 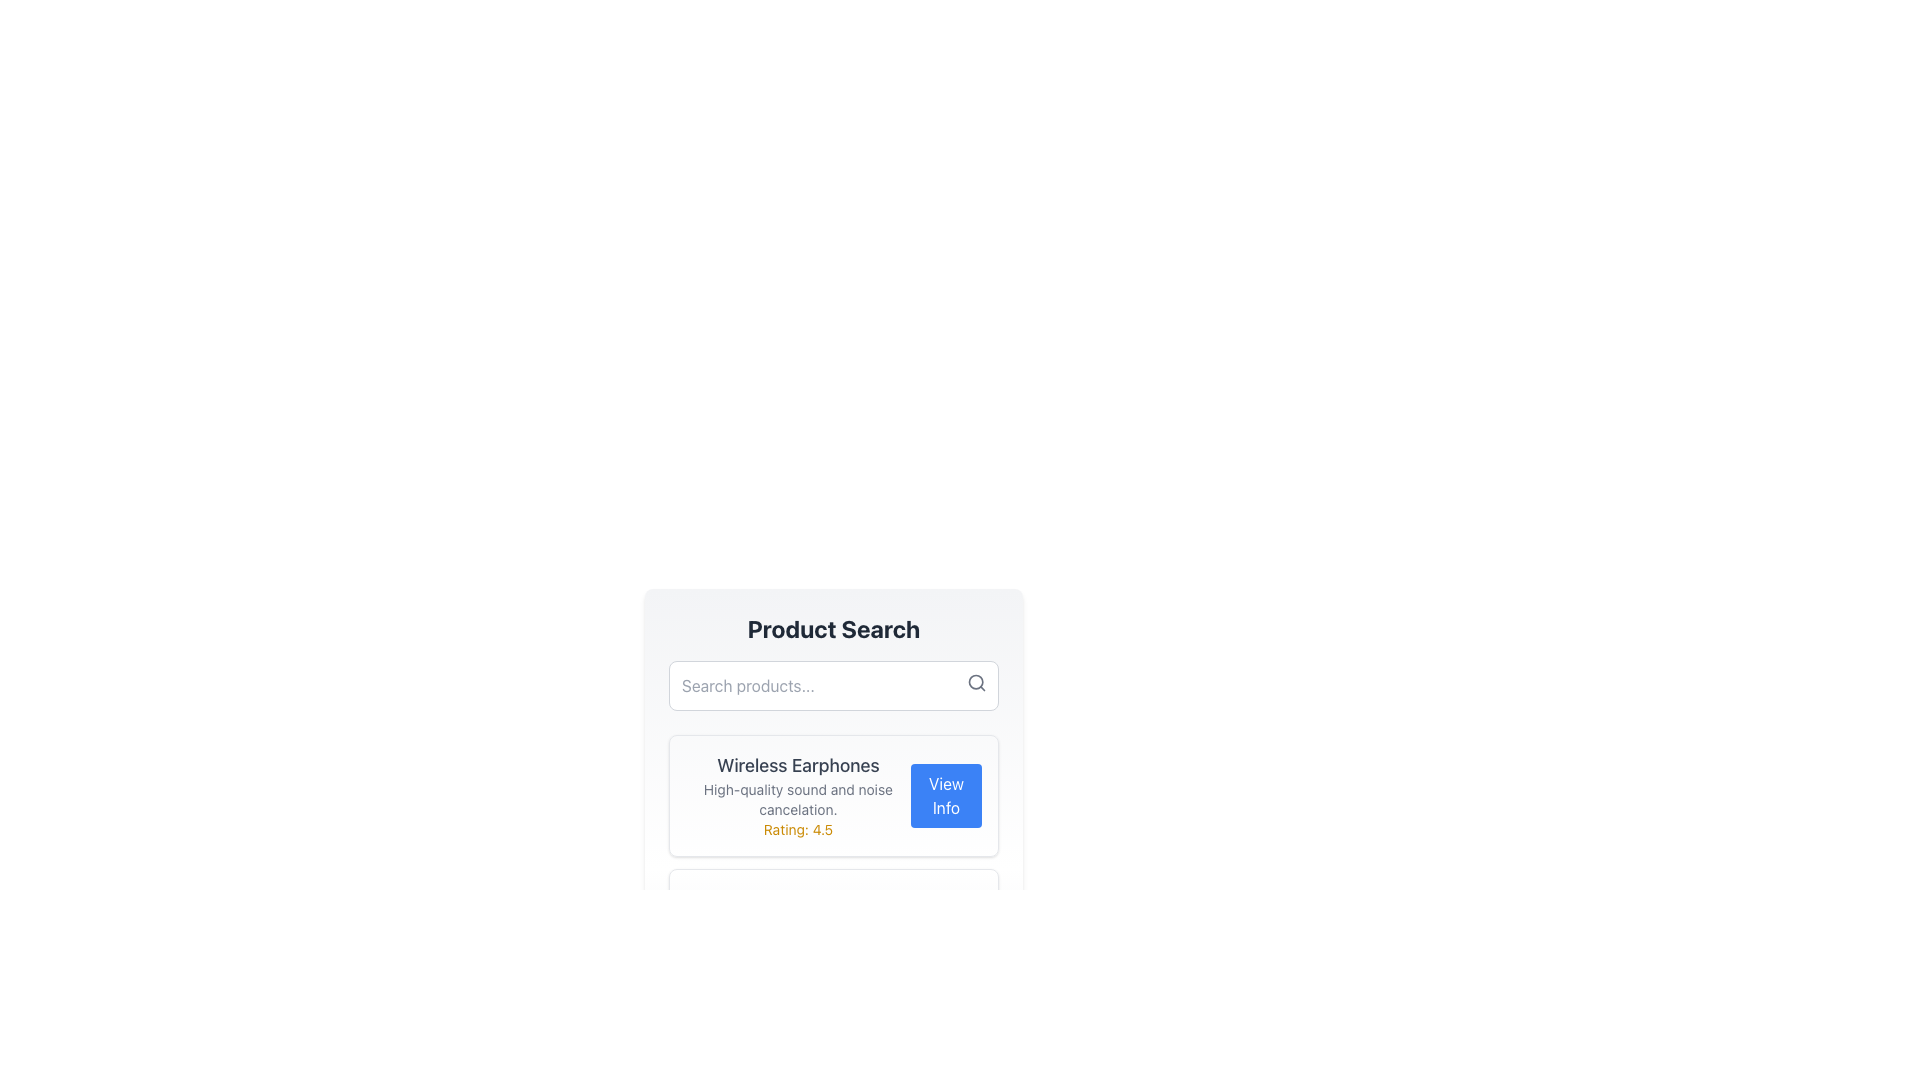 I want to click on the button located in the bottom-right corner of the product information card, so click(x=945, y=794).